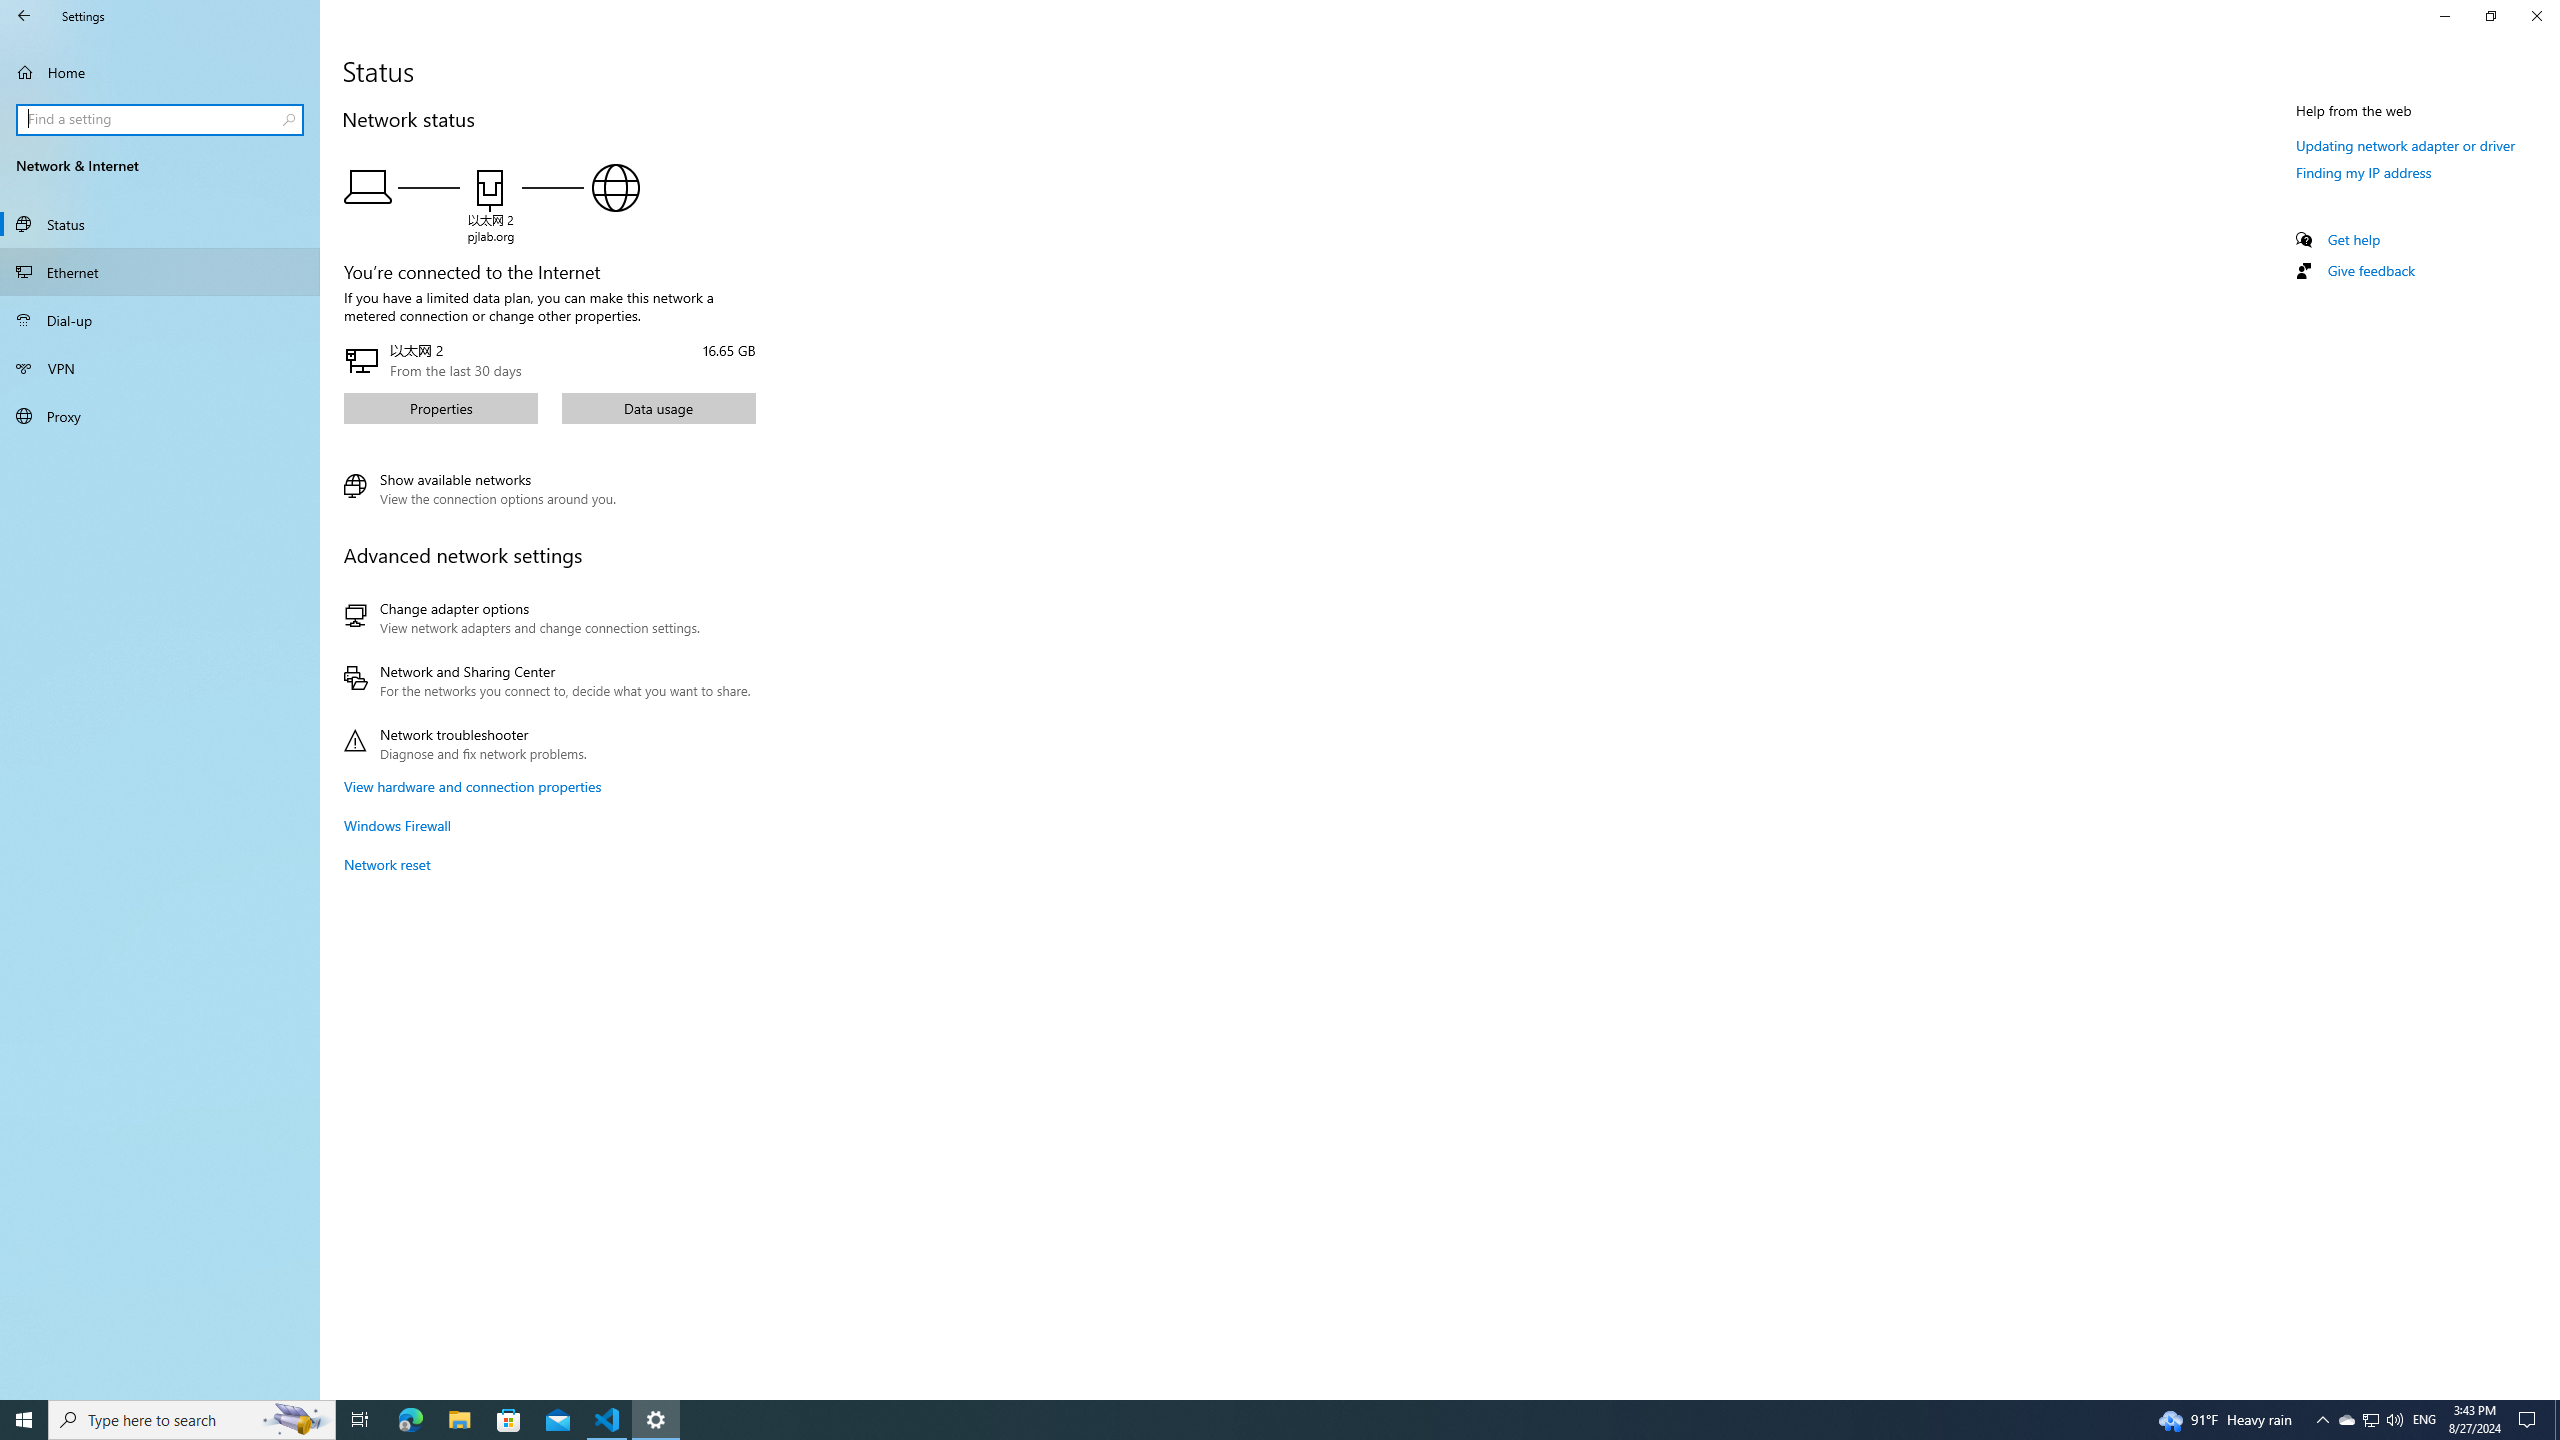  What do you see at coordinates (159, 271) in the screenshot?
I see `'Ethernet'` at bounding box center [159, 271].